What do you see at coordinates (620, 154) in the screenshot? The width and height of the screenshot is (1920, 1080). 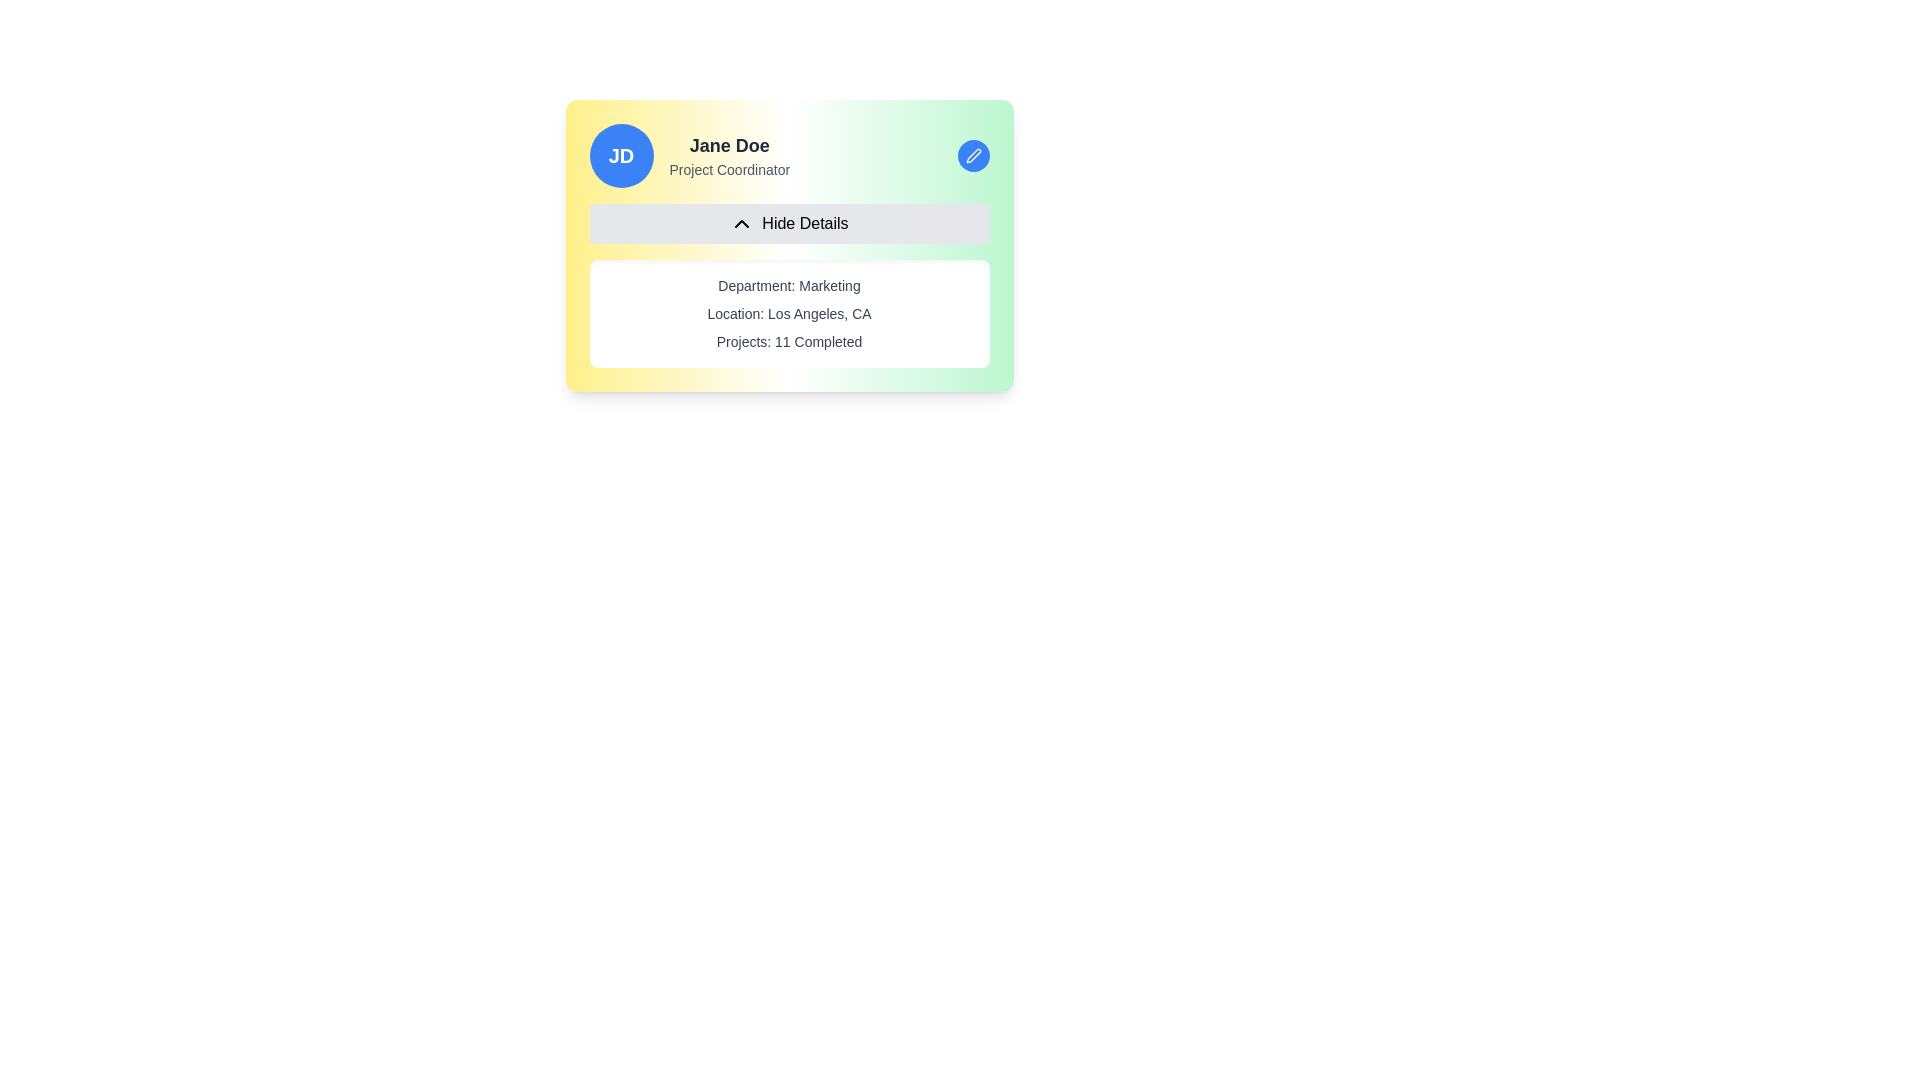 I see `the circular badge with a solid blue background and white initials 'JD'` at bounding box center [620, 154].